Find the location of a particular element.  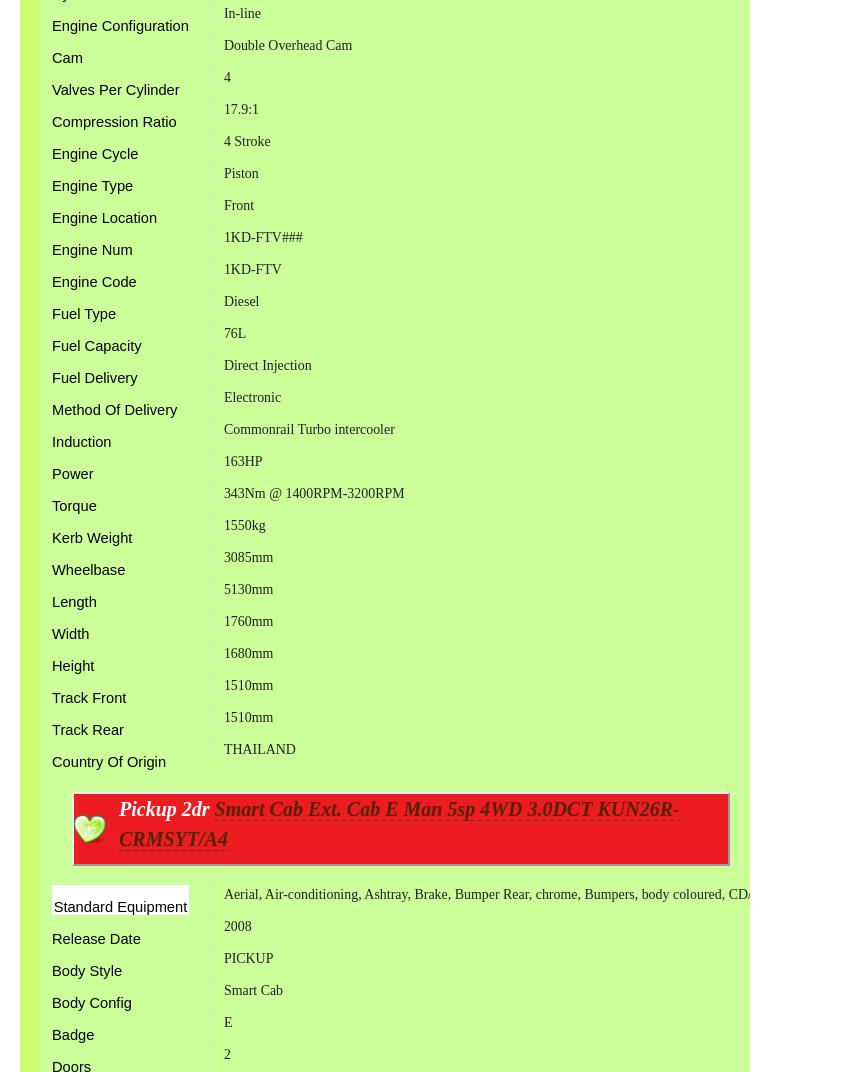

'Track Front' is located at coordinates (88, 696).